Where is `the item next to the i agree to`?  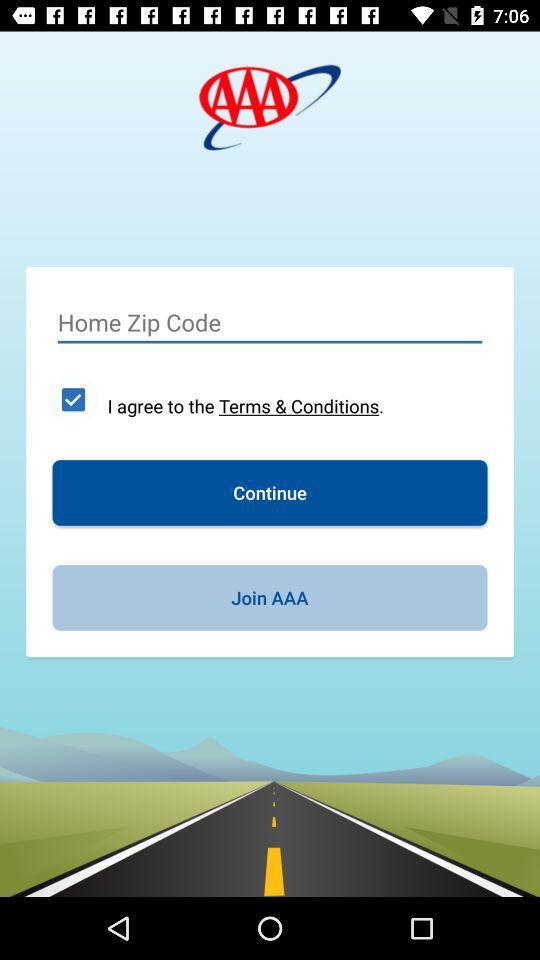
the item next to the i agree to is located at coordinates (72, 398).